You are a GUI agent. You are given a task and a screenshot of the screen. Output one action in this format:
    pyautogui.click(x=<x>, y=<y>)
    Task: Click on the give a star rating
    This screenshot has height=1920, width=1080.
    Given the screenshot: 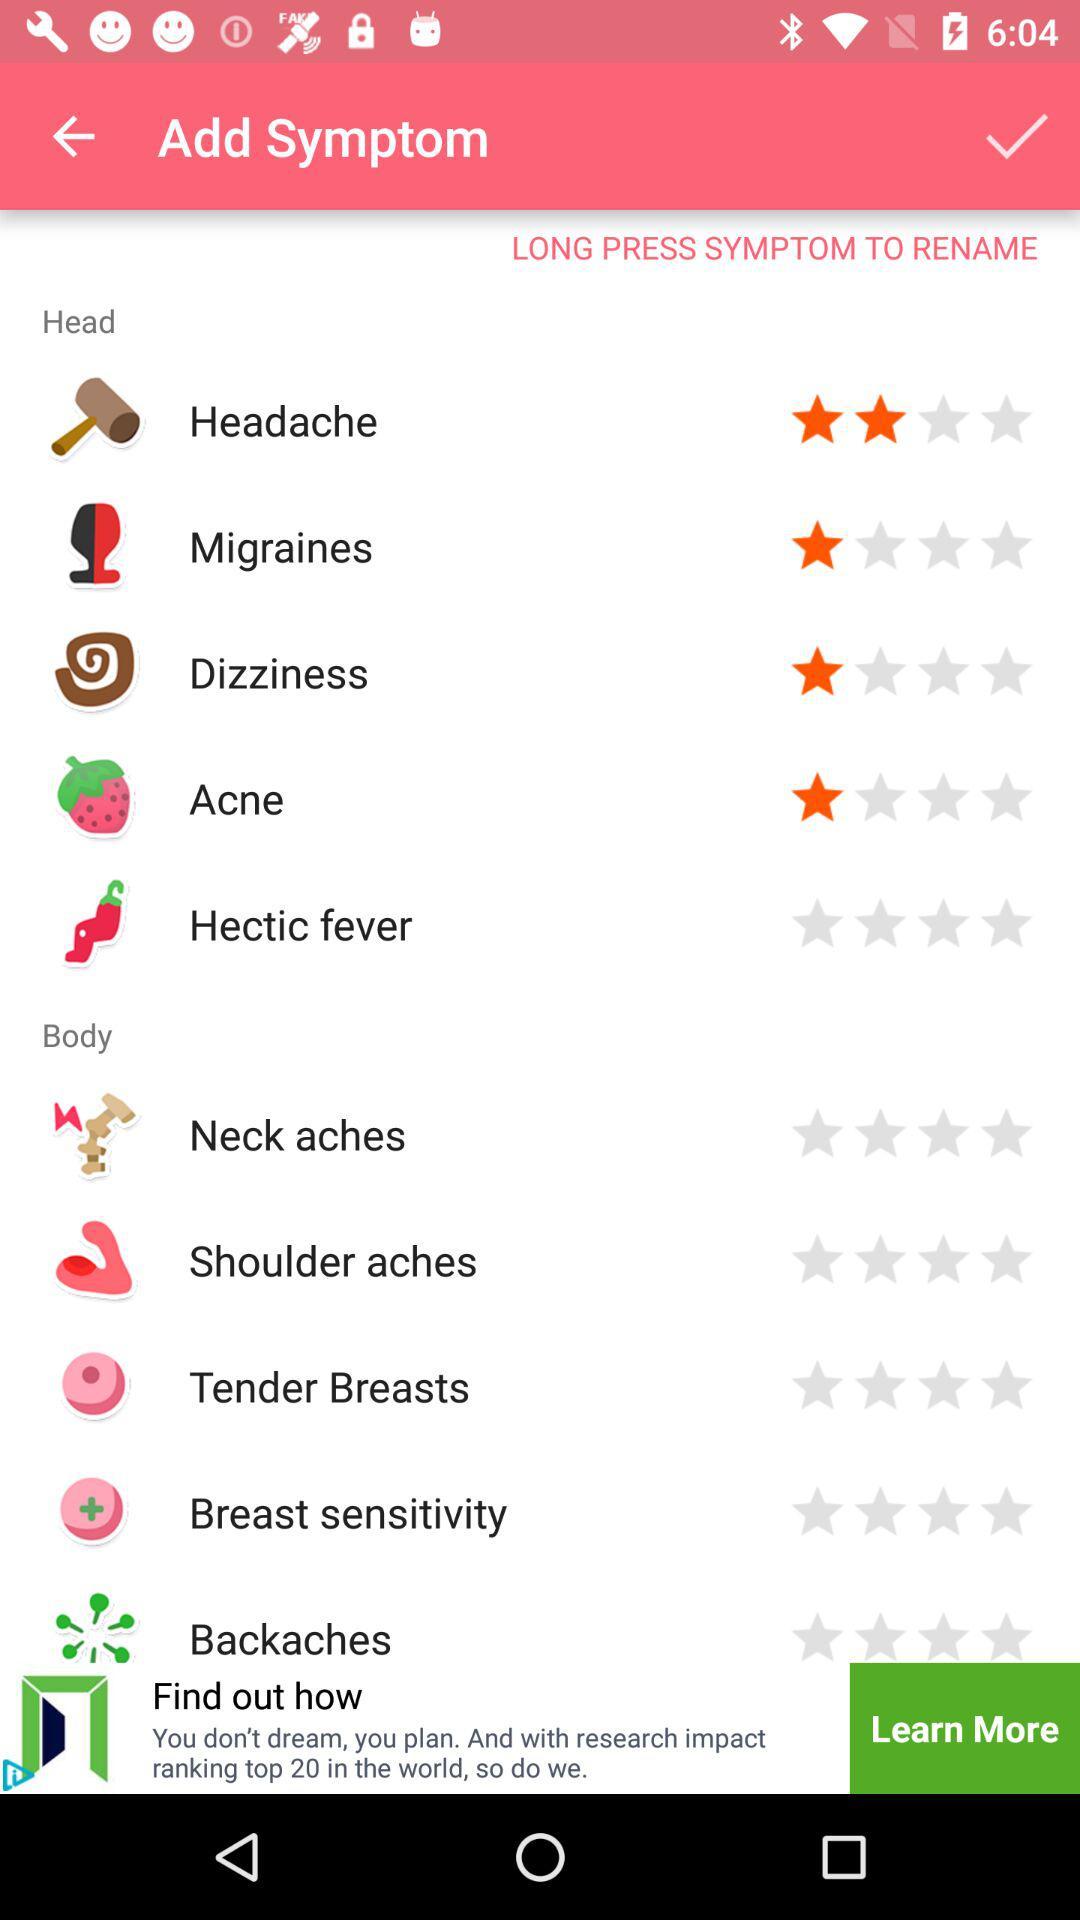 What is the action you would take?
    pyautogui.click(x=1006, y=672)
    